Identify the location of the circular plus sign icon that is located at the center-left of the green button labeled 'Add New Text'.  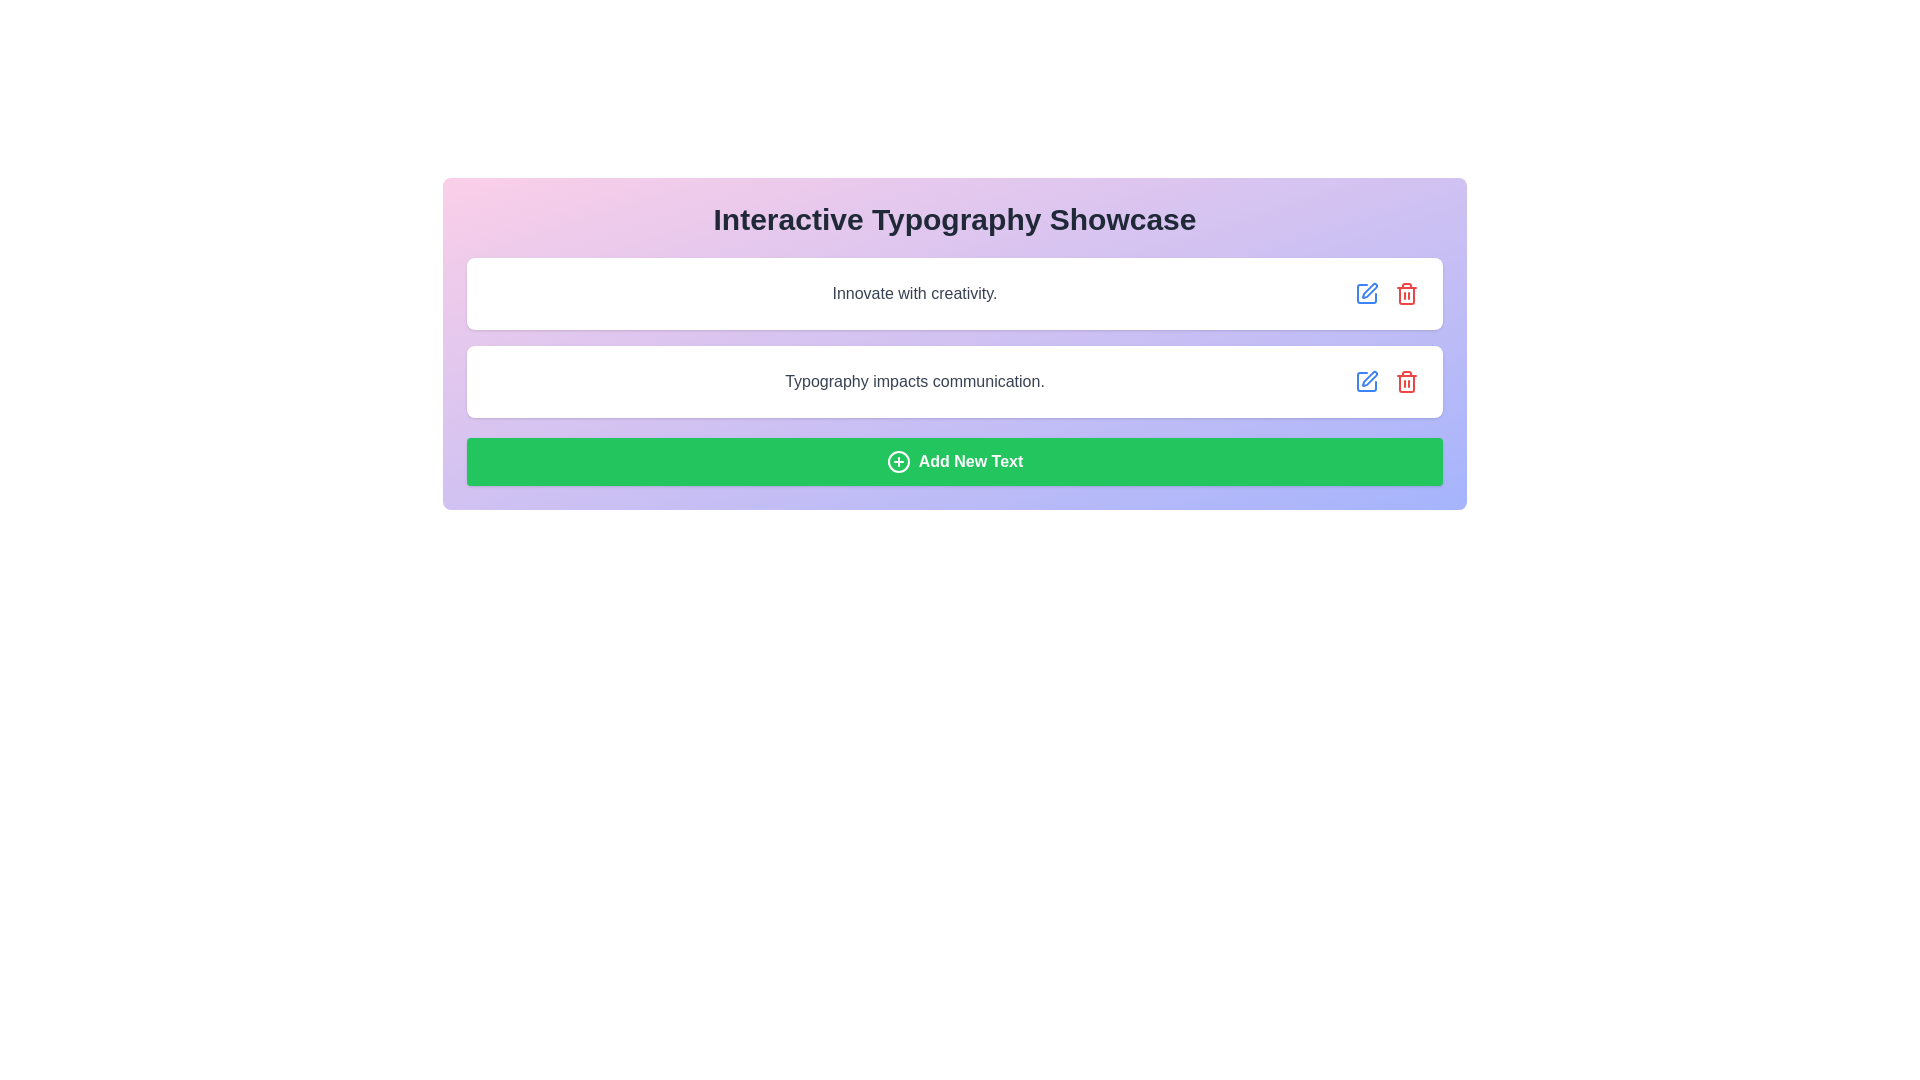
(897, 462).